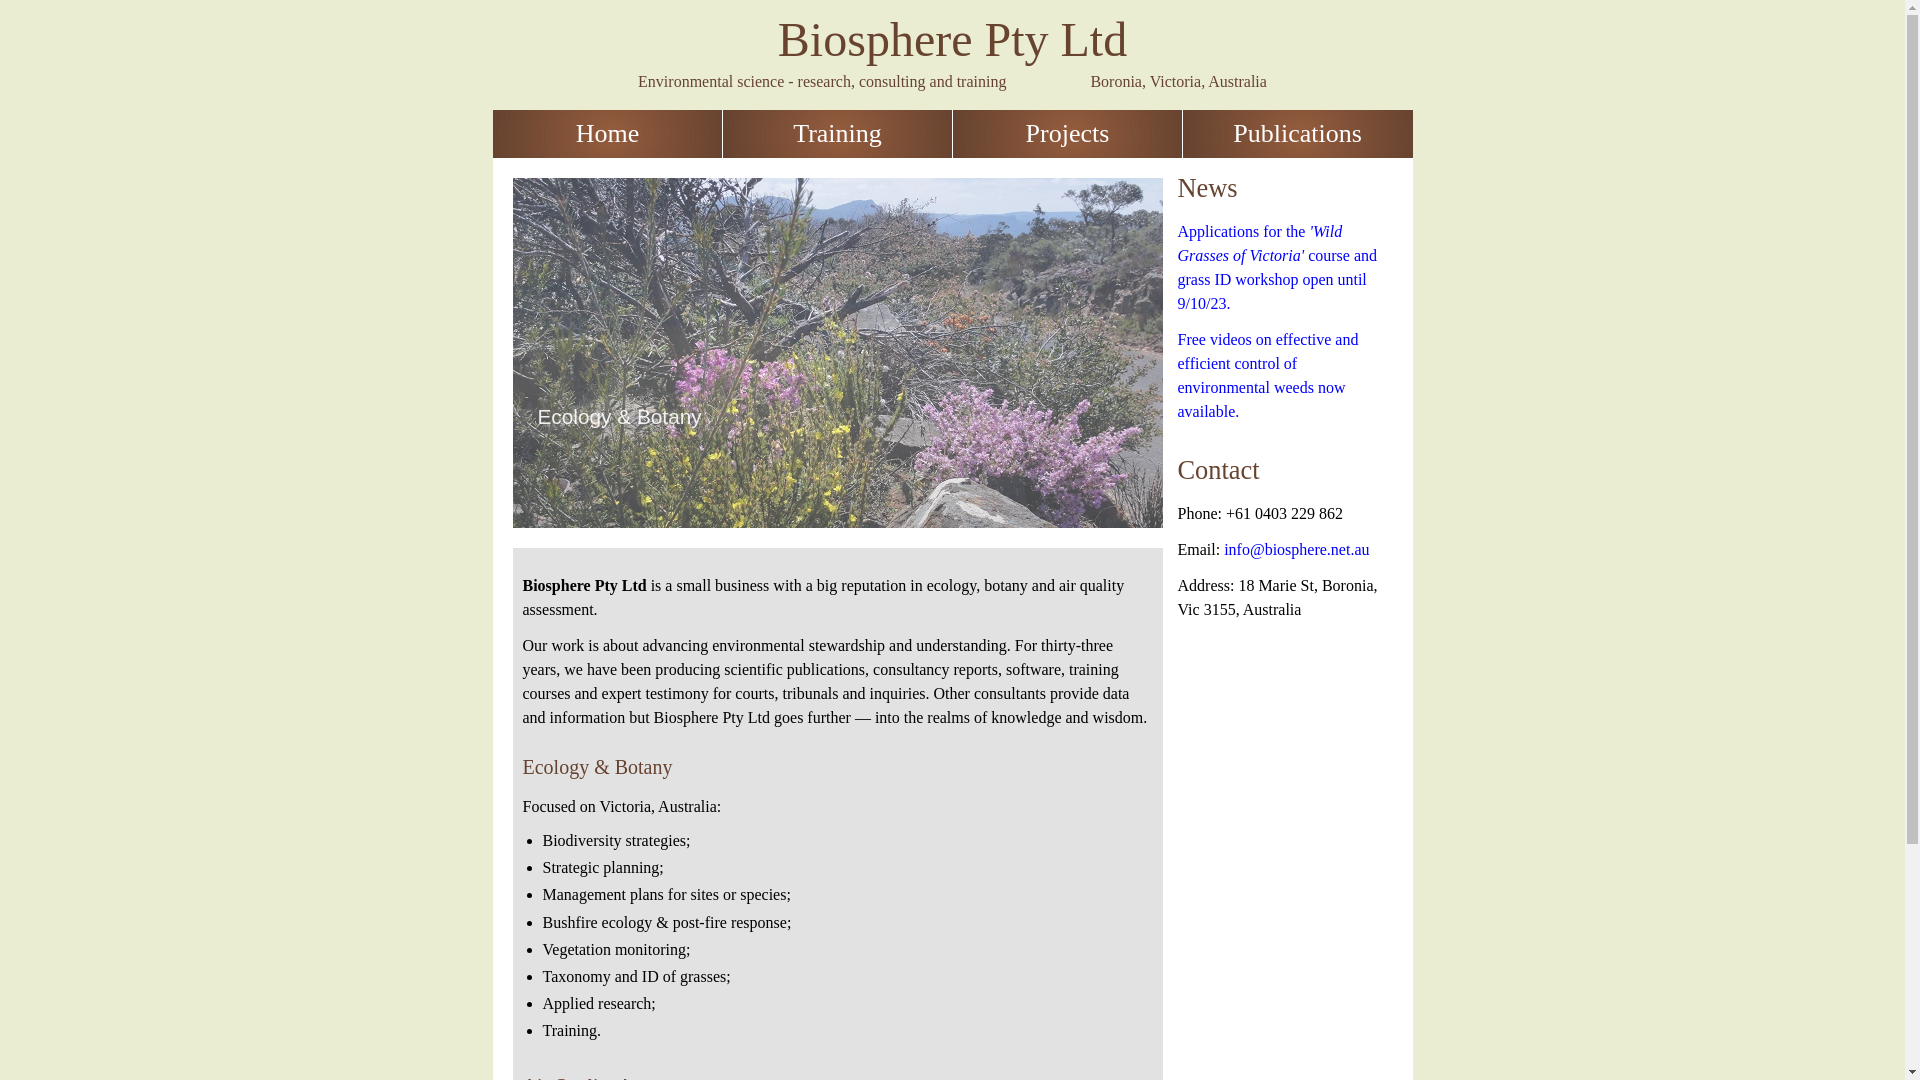 This screenshot has height=1080, width=1920. I want to click on 'Projects', so click(1065, 134).